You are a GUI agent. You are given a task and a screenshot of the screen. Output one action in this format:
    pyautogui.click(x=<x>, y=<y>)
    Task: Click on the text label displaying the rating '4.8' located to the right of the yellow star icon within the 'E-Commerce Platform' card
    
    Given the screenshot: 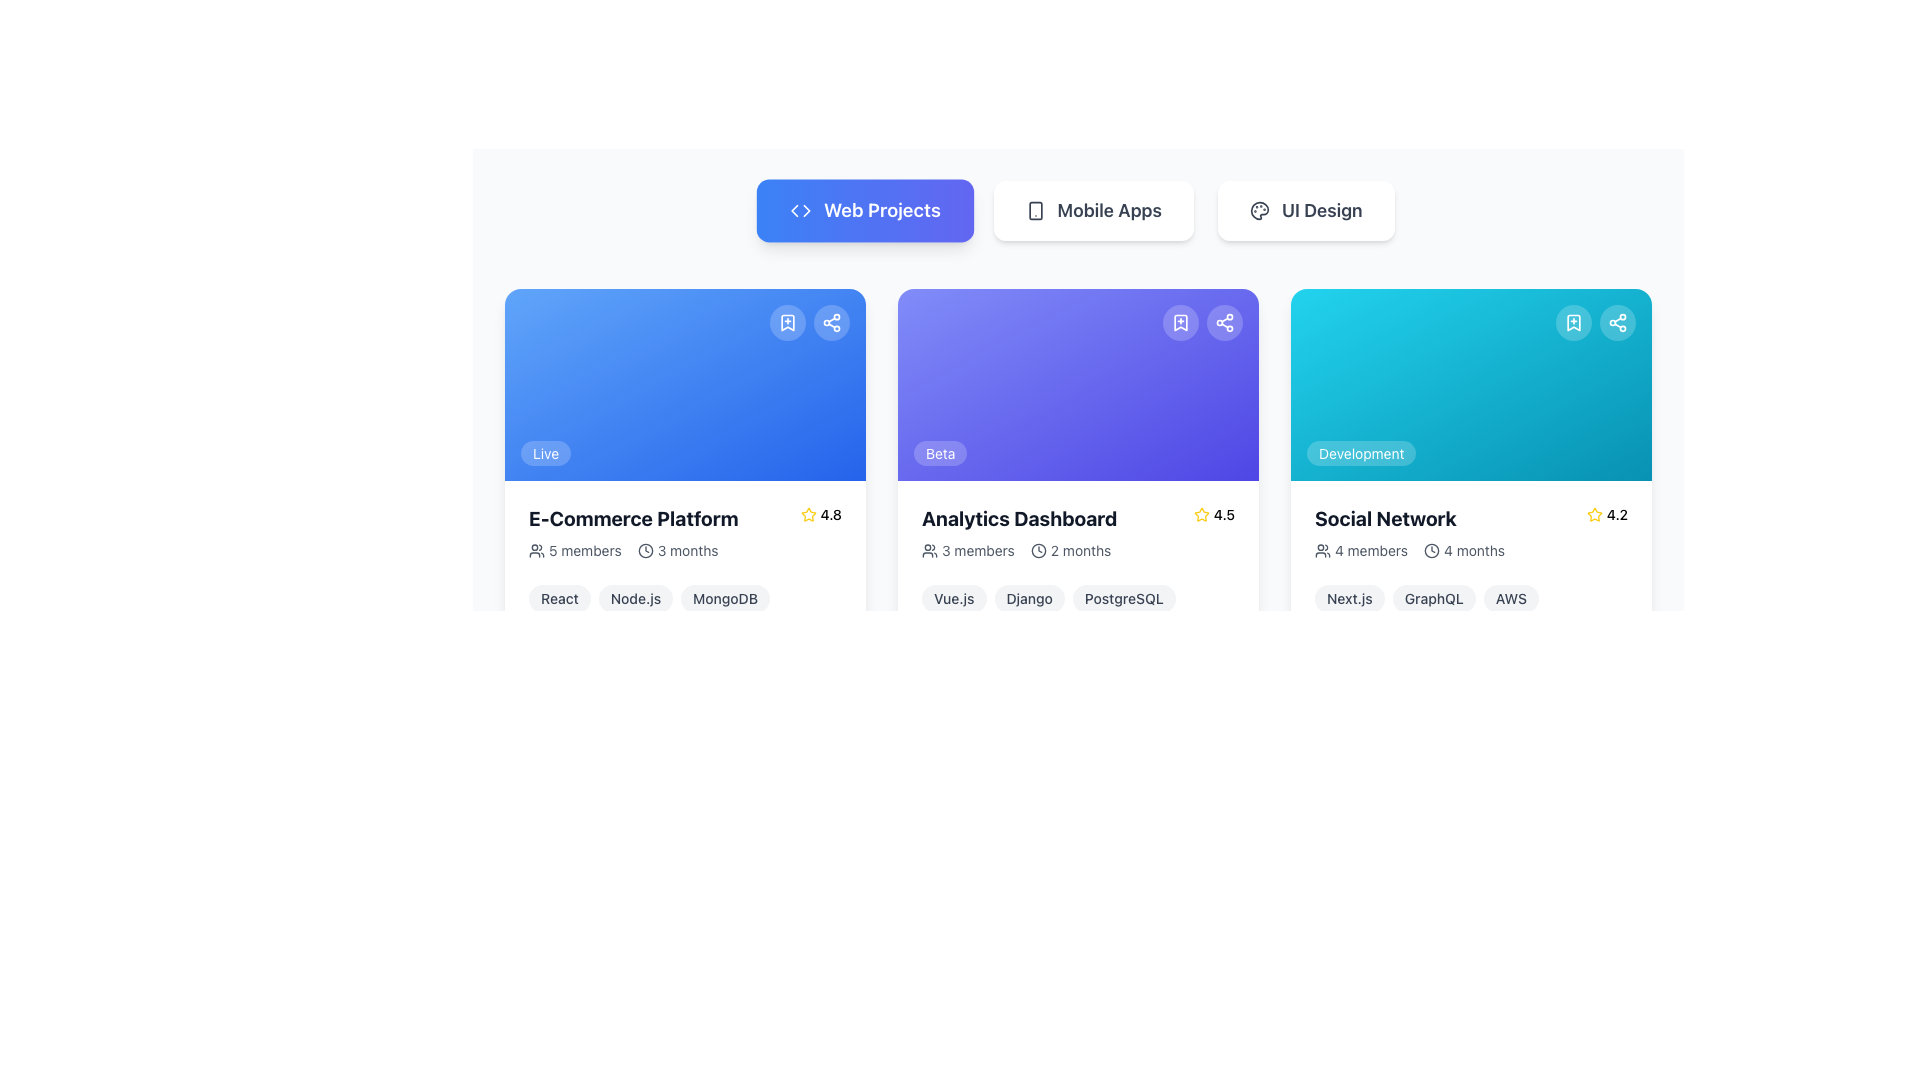 What is the action you would take?
    pyautogui.click(x=831, y=514)
    